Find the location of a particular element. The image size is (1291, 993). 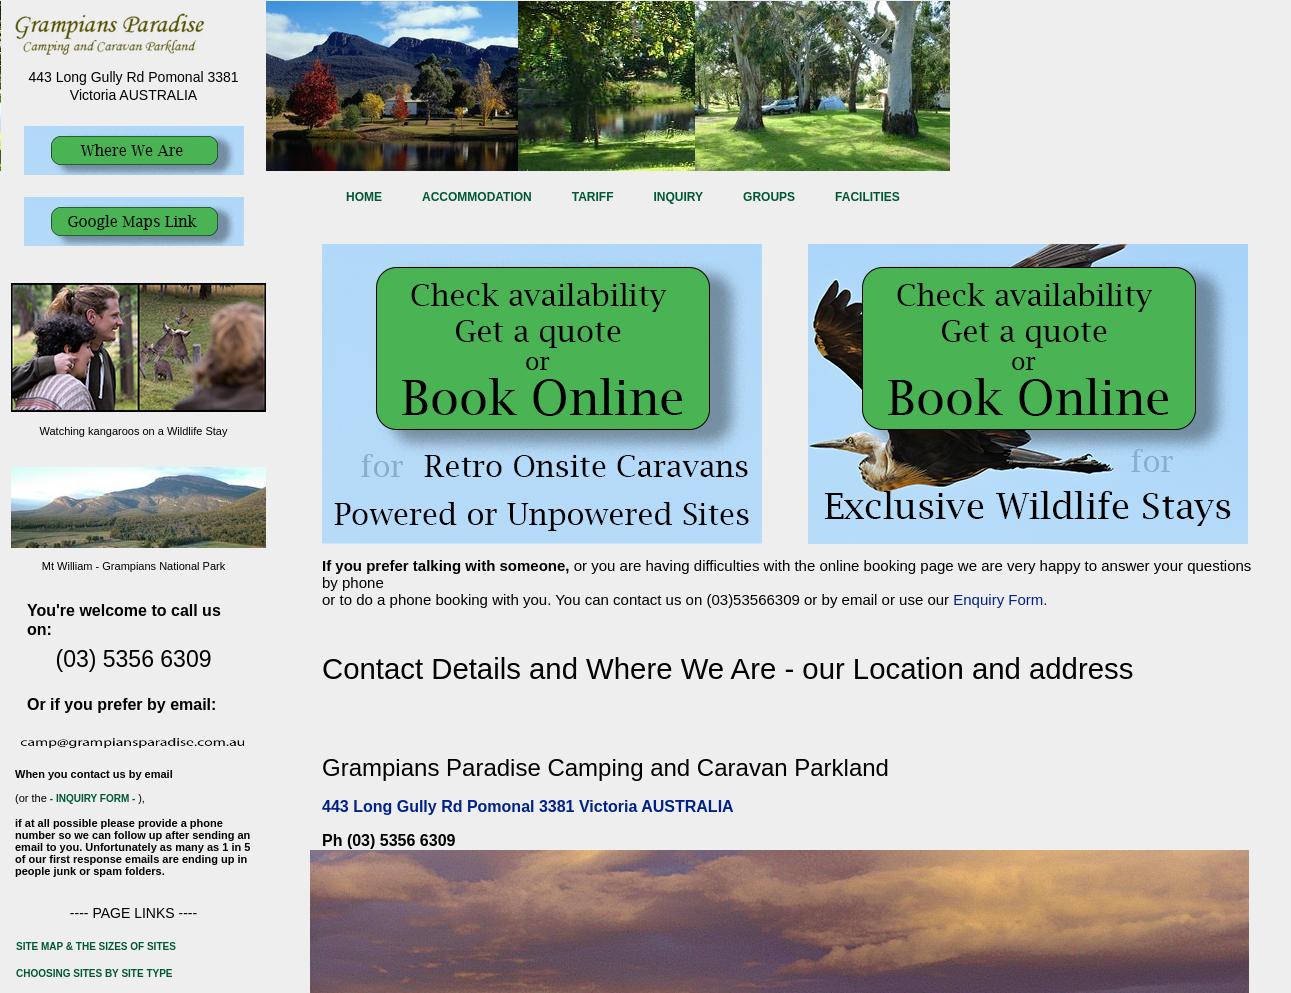

'- inquiry form -' is located at coordinates (92, 797).